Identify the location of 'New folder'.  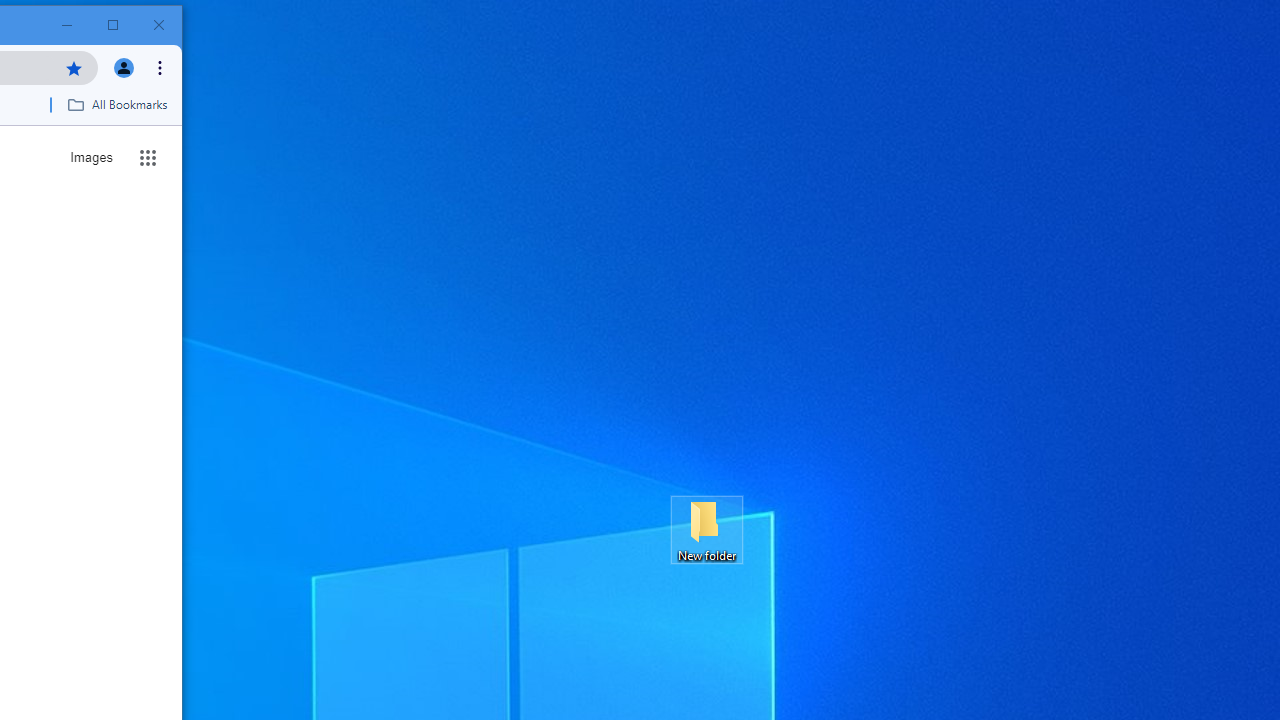
(706, 529).